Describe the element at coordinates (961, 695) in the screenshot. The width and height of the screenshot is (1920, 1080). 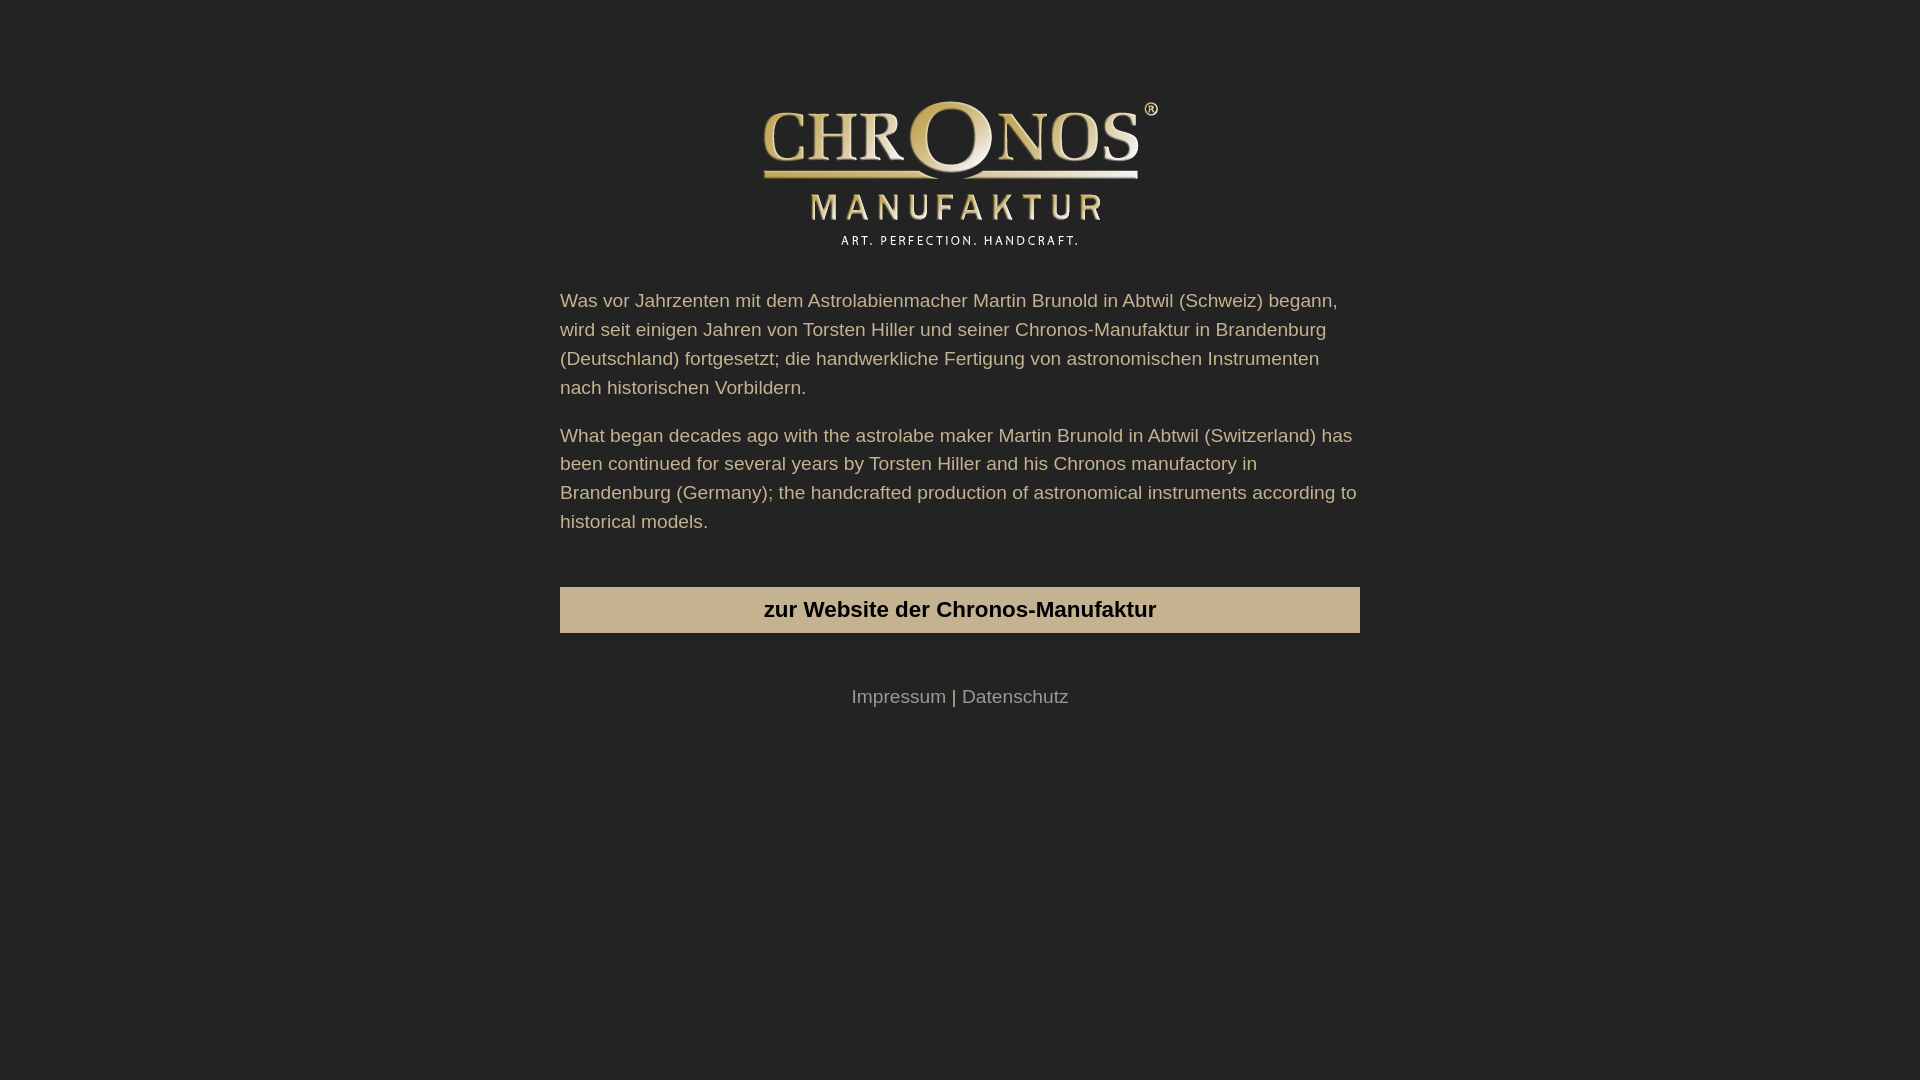
I see `'Datenschutz'` at that location.